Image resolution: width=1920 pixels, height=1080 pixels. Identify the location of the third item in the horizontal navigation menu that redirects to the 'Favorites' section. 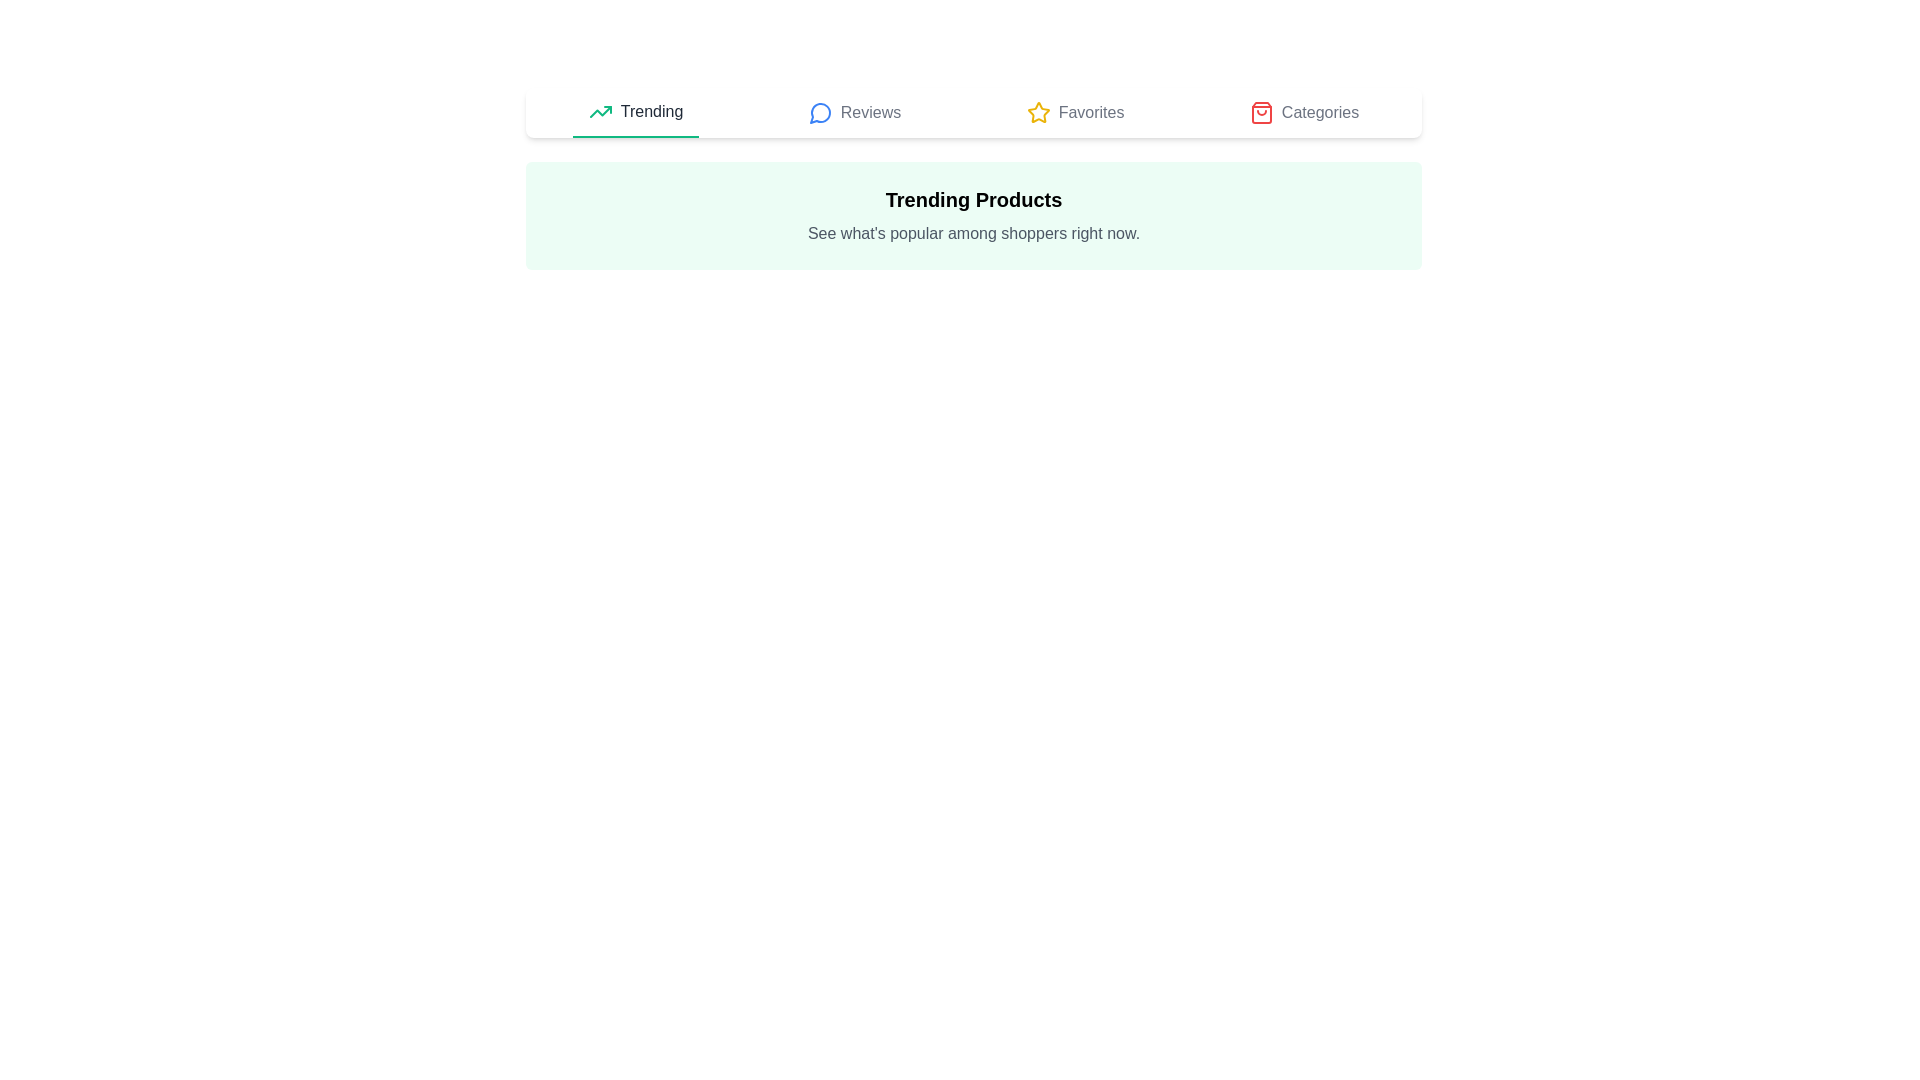
(1074, 112).